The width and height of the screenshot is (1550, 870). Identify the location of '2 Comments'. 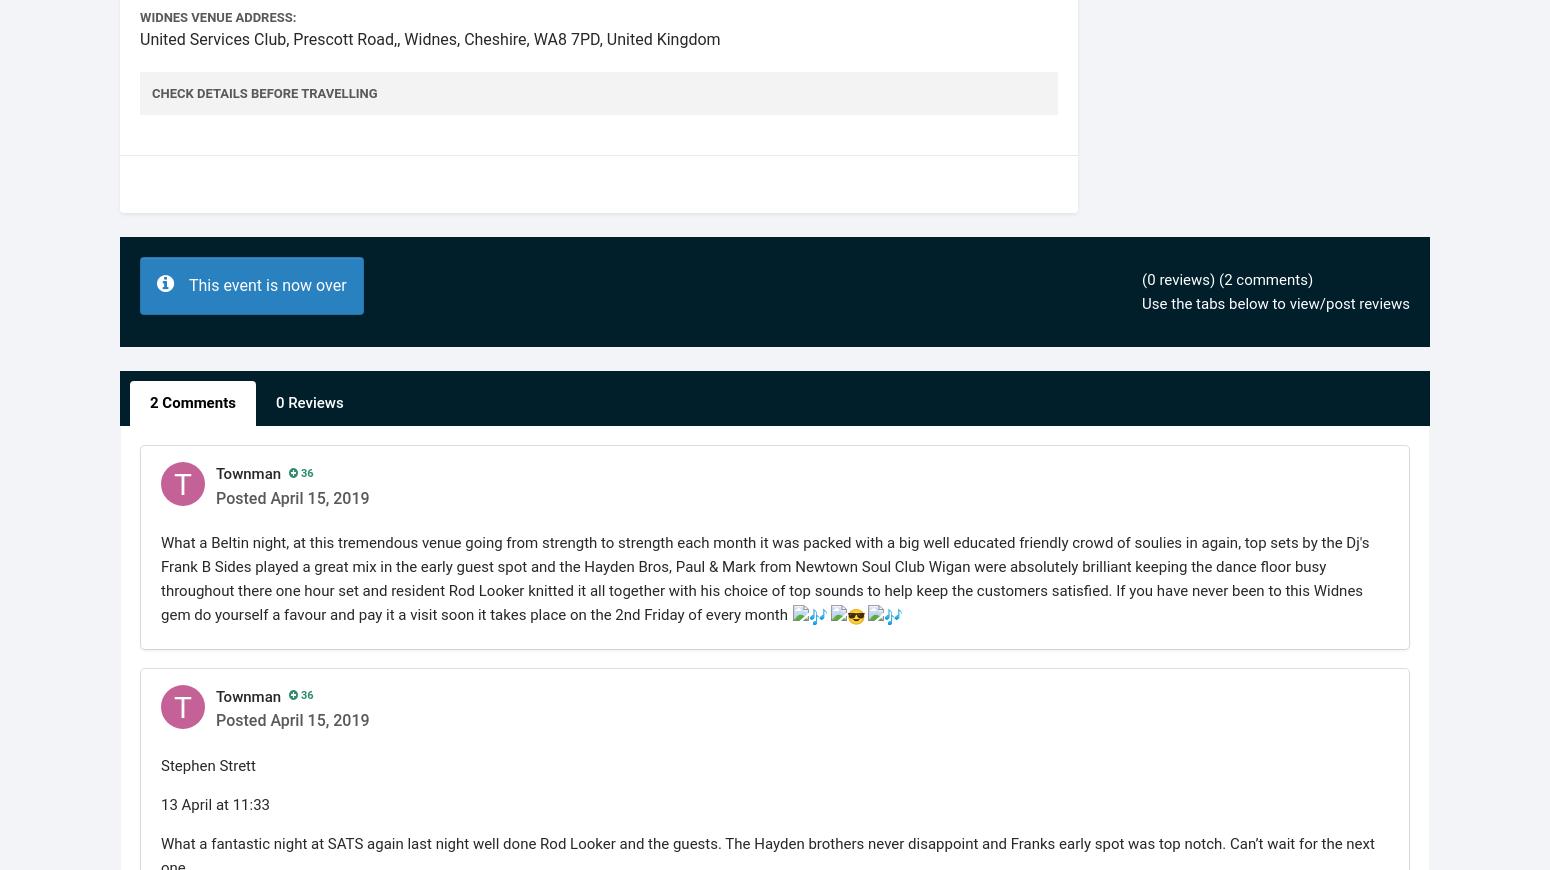
(191, 402).